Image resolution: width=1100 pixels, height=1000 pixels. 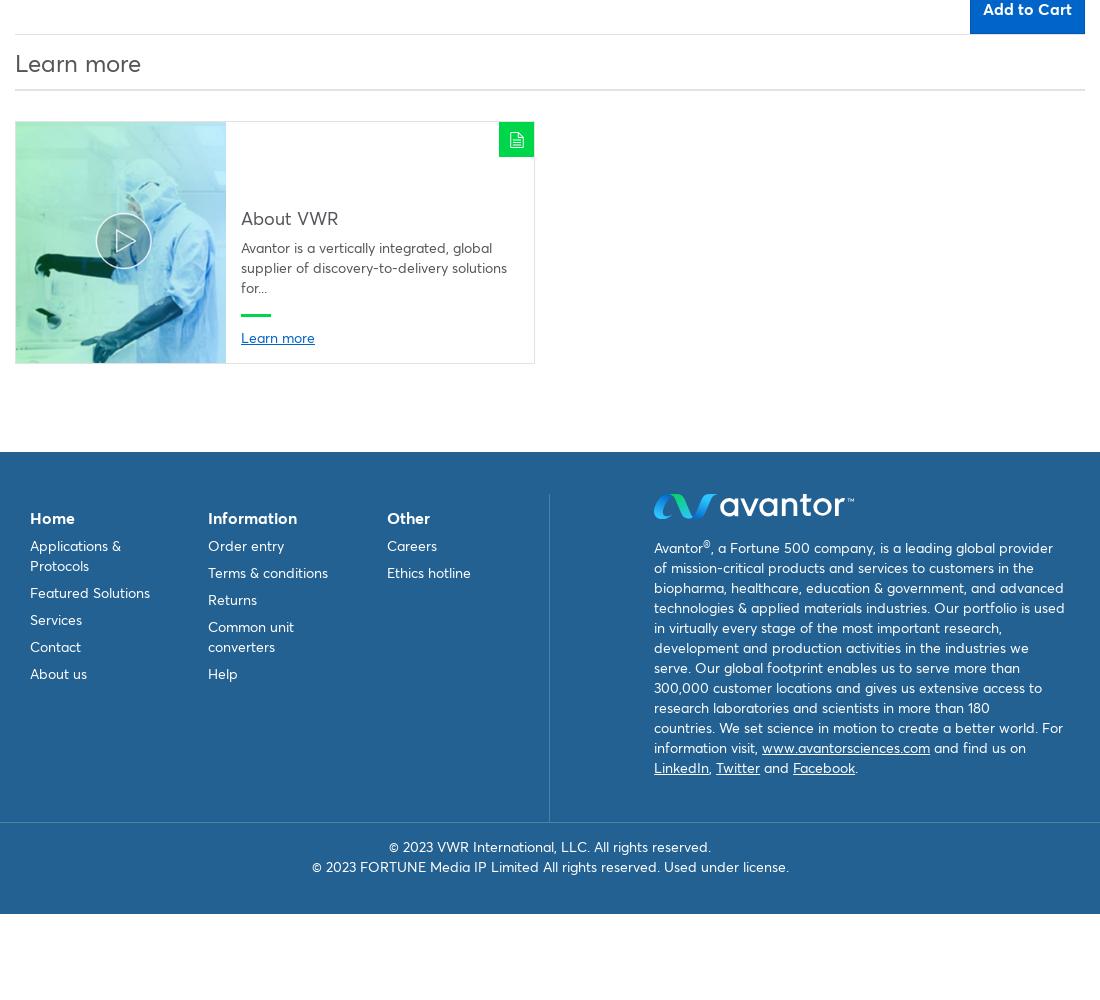 What do you see at coordinates (54, 646) in the screenshot?
I see `'Contact'` at bounding box center [54, 646].